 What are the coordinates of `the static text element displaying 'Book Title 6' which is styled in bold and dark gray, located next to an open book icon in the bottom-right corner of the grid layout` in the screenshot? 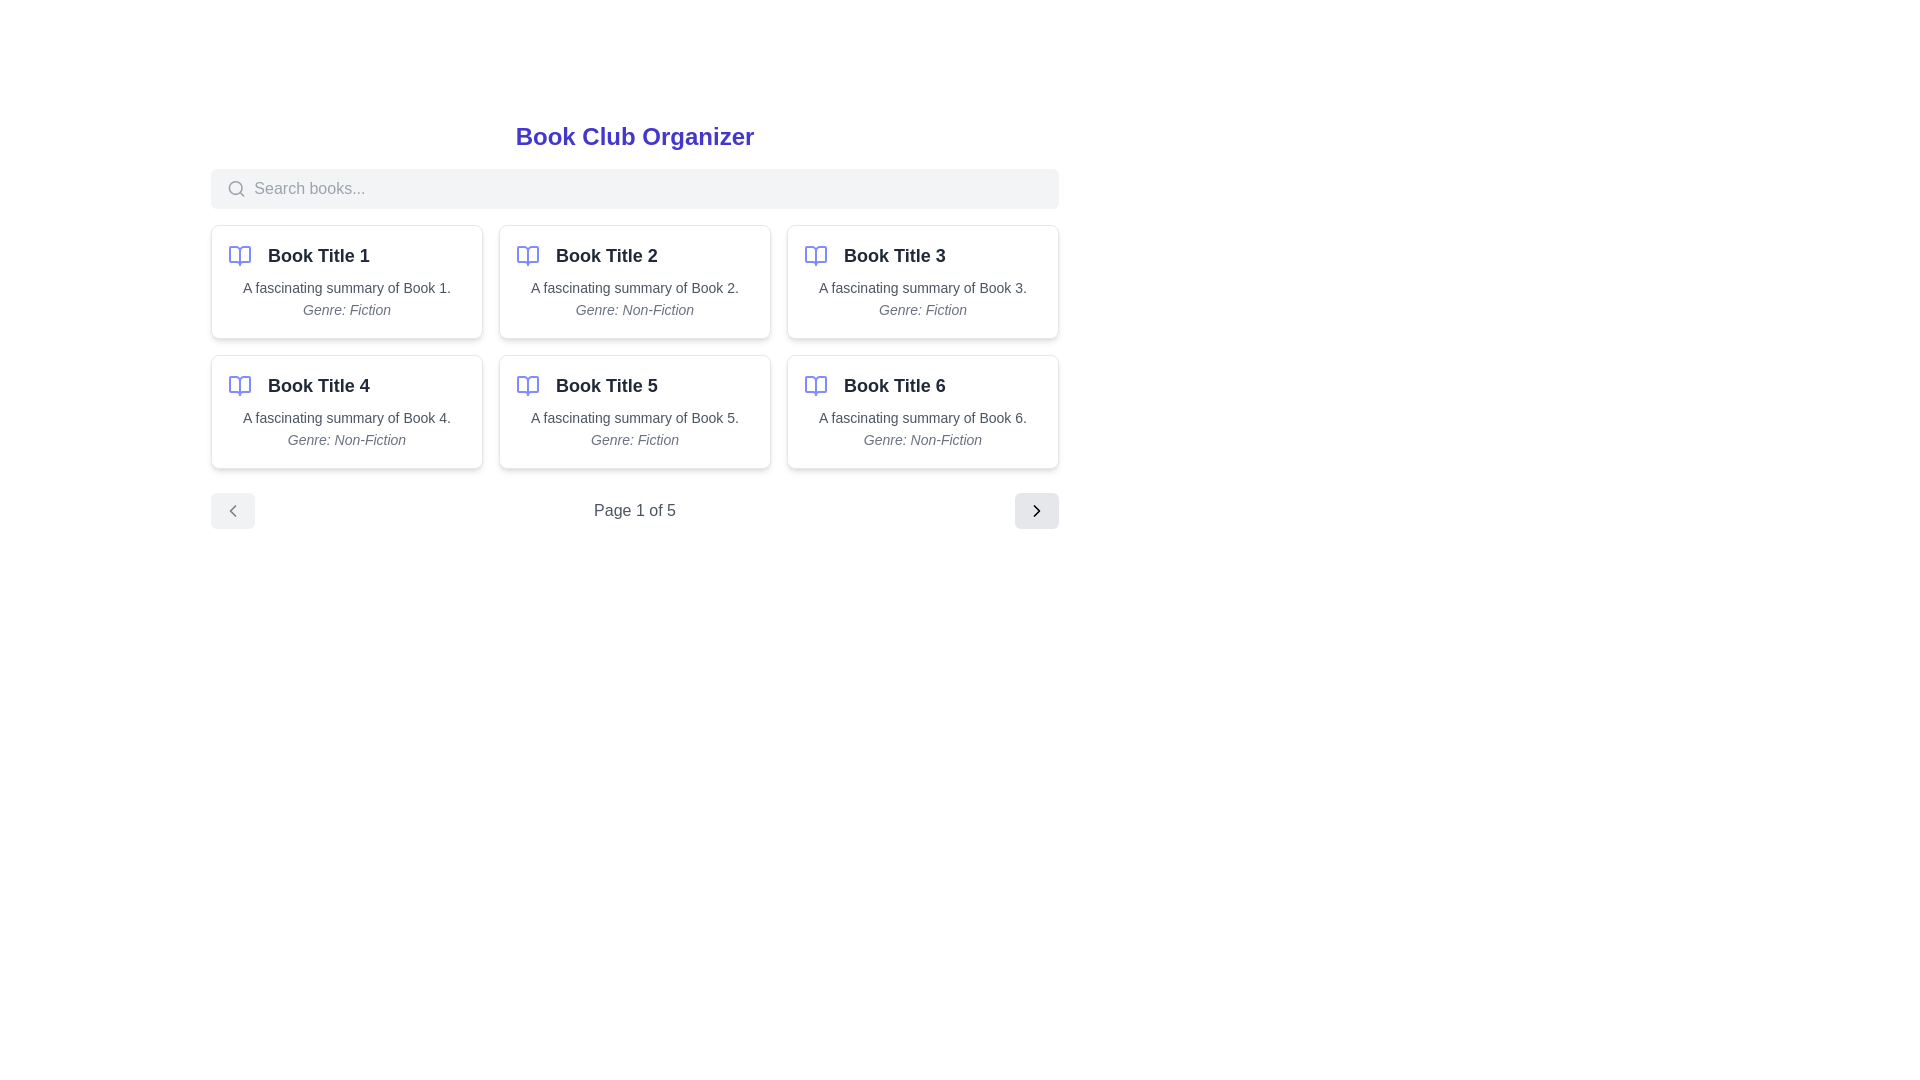 It's located at (893, 385).